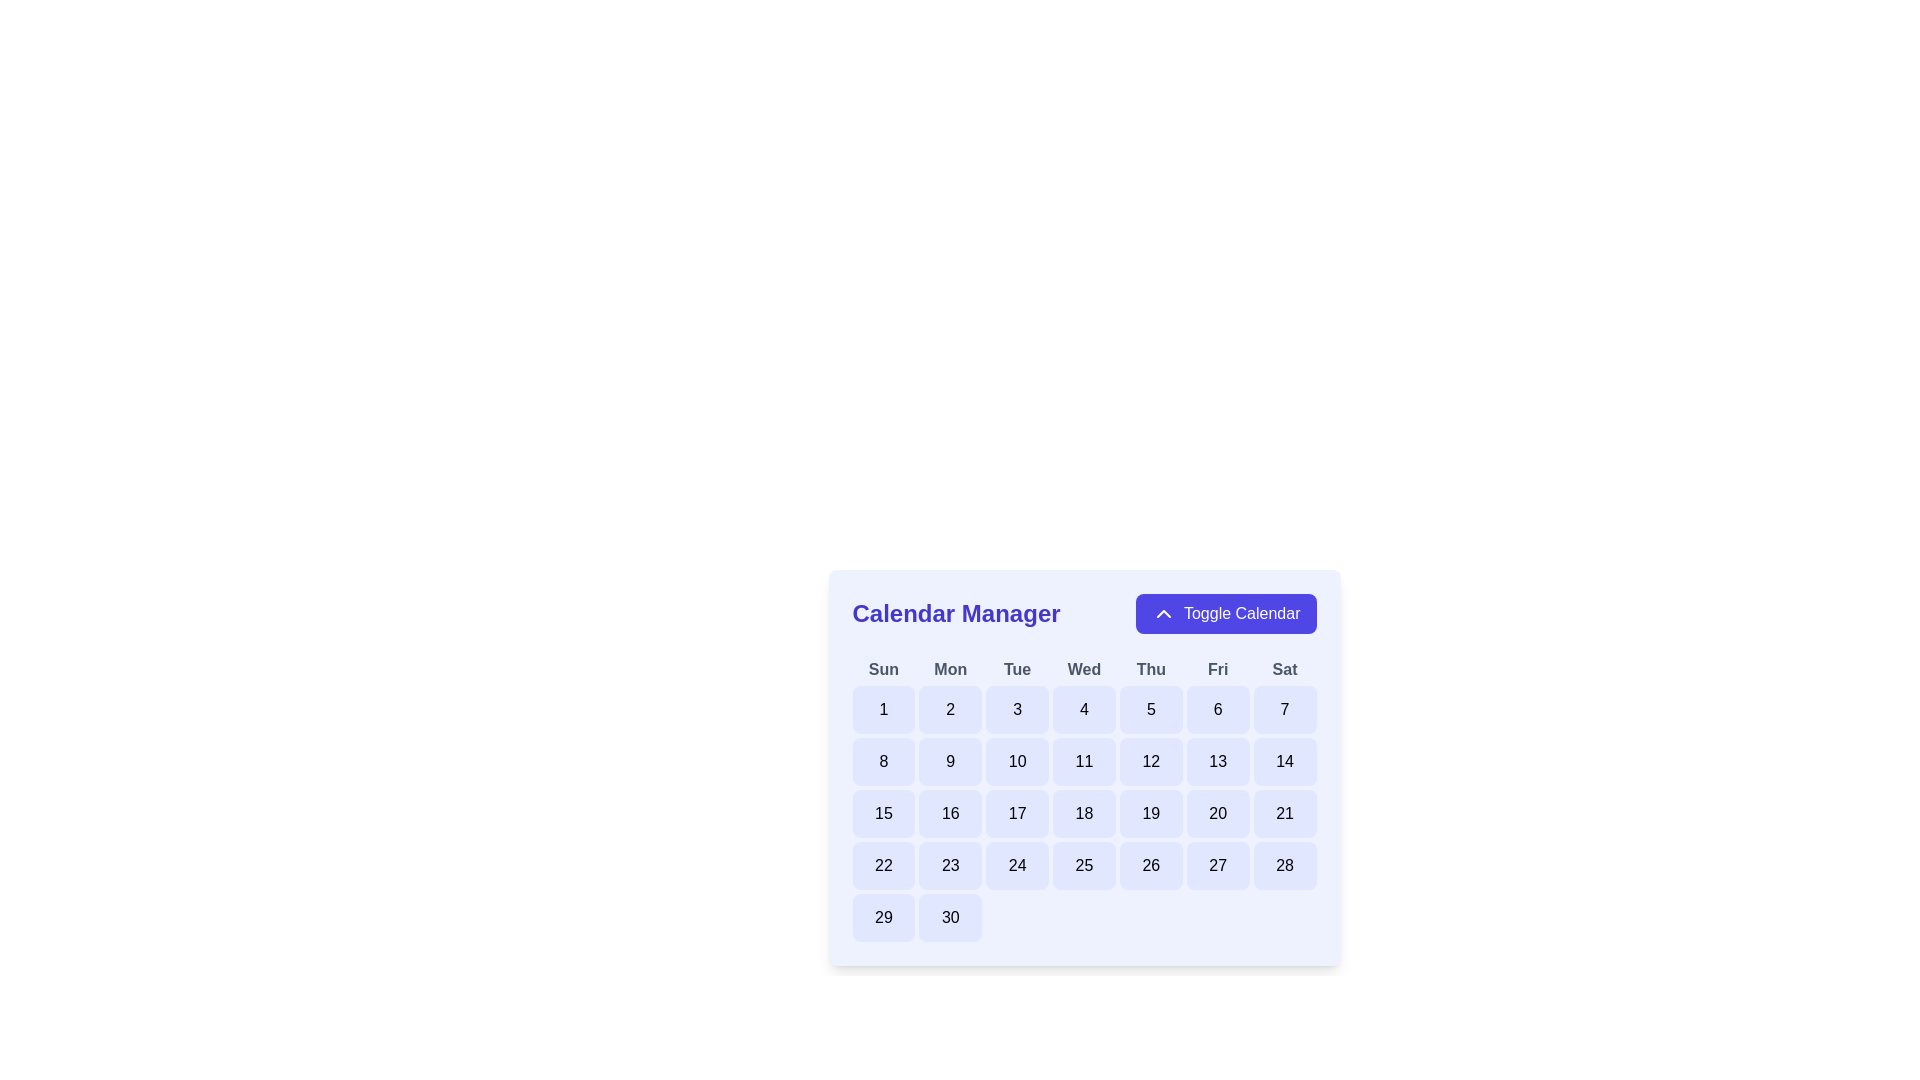 The width and height of the screenshot is (1920, 1080). What do you see at coordinates (1017, 762) in the screenshot?
I see `the selectable day button for the date '10' in the calendar interface, positioned in the fourth row and third column under 'Tue'` at bounding box center [1017, 762].